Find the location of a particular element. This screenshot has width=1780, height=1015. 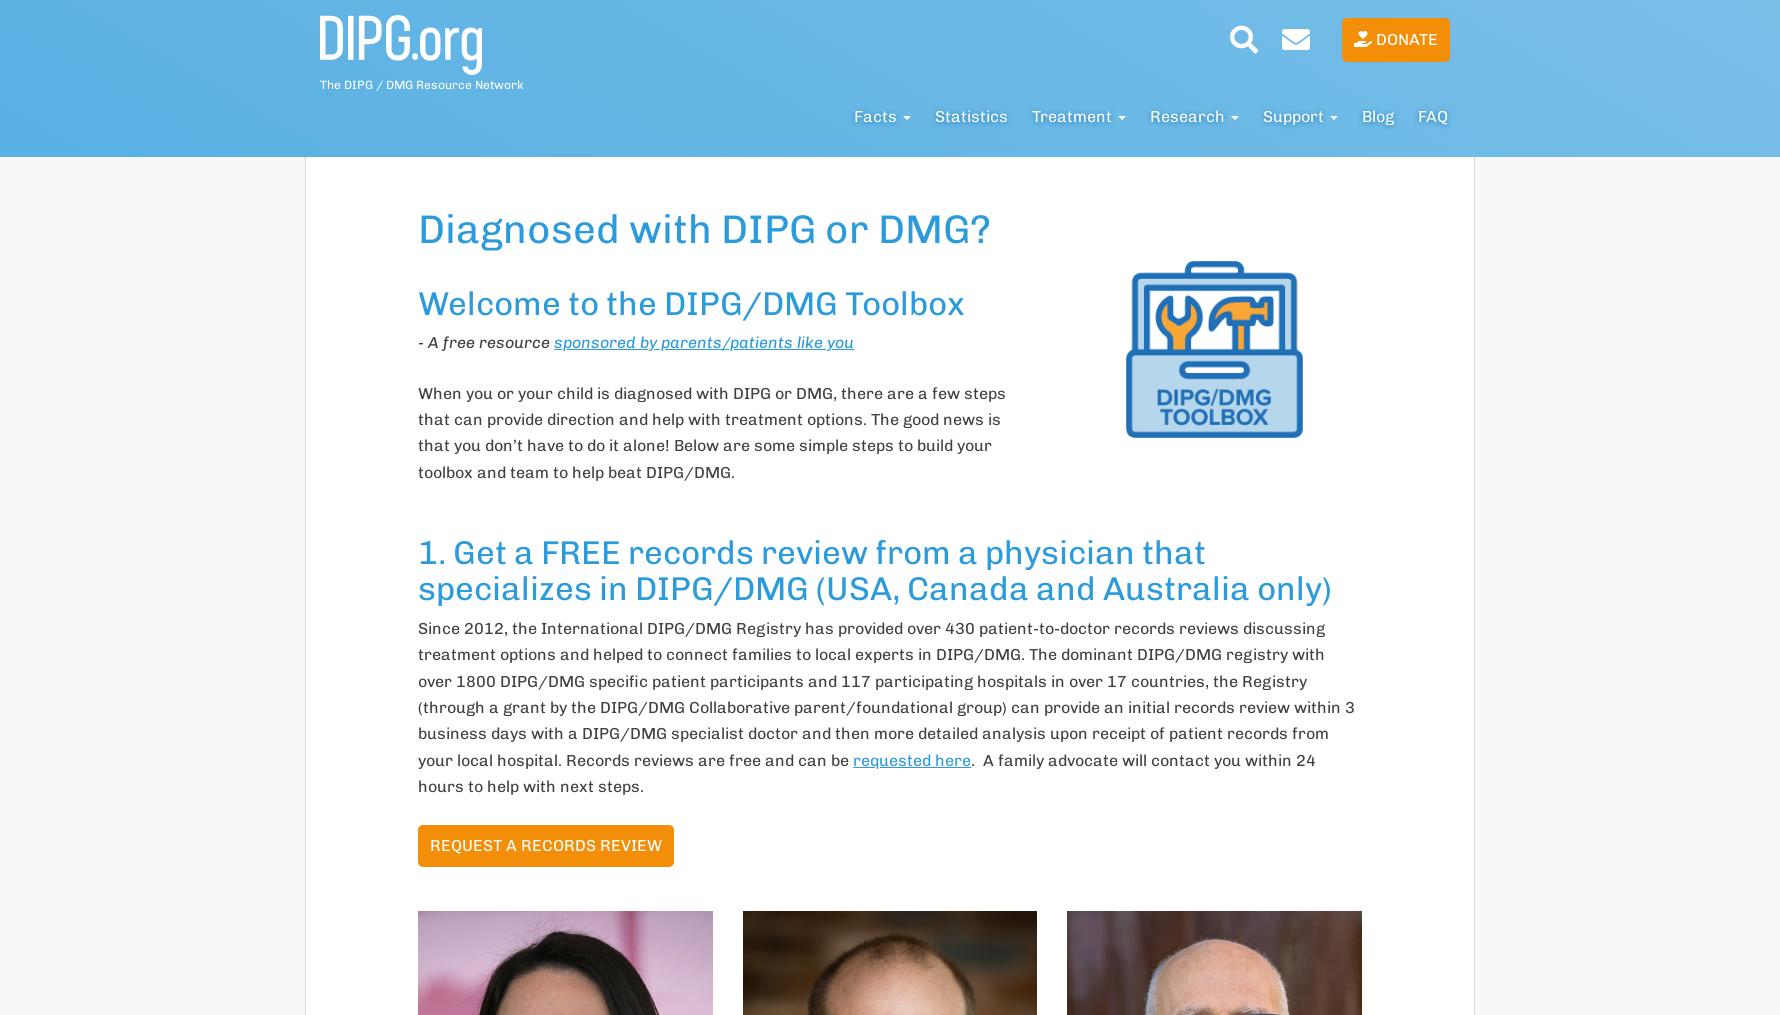

'The DIPG / DMG Resource Network' is located at coordinates (421, 84).